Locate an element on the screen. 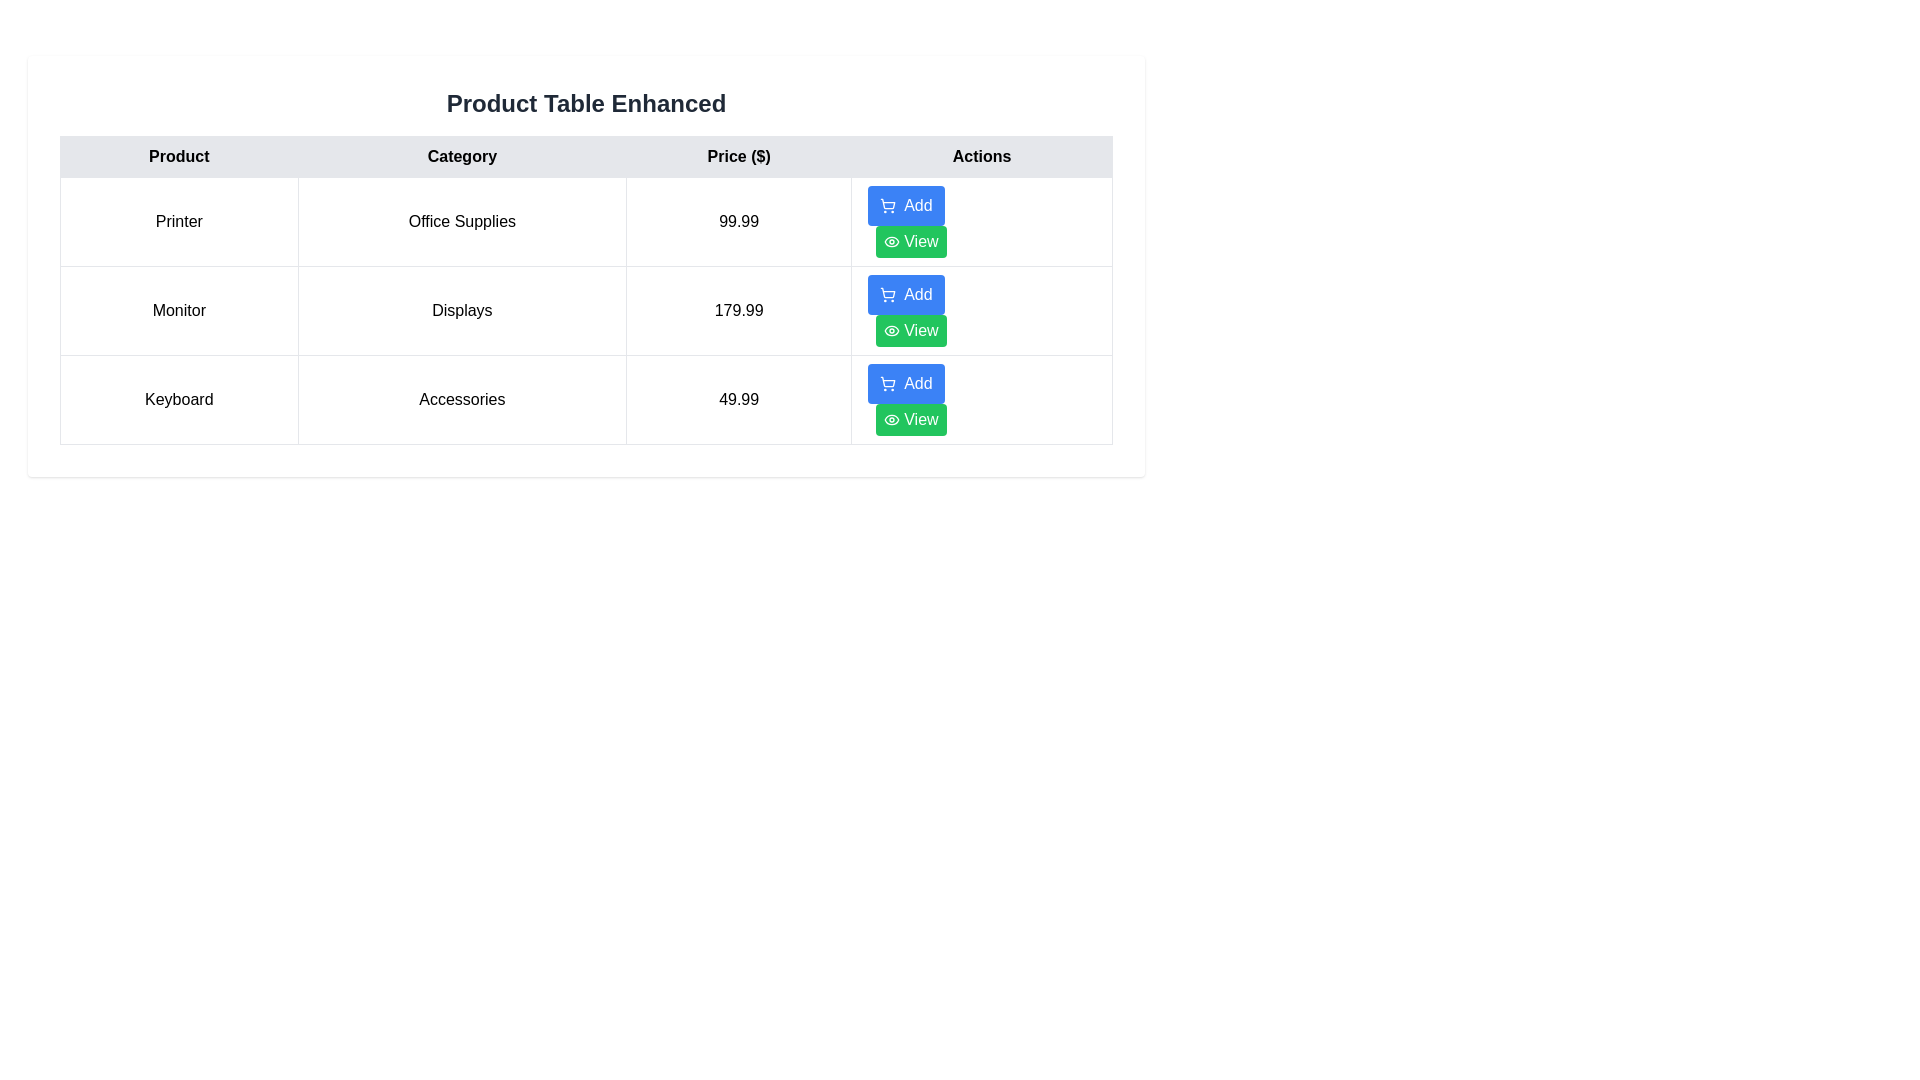 Image resolution: width=1920 pixels, height=1080 pixels. the 'Product' text label is located at coordinates (179, 311).